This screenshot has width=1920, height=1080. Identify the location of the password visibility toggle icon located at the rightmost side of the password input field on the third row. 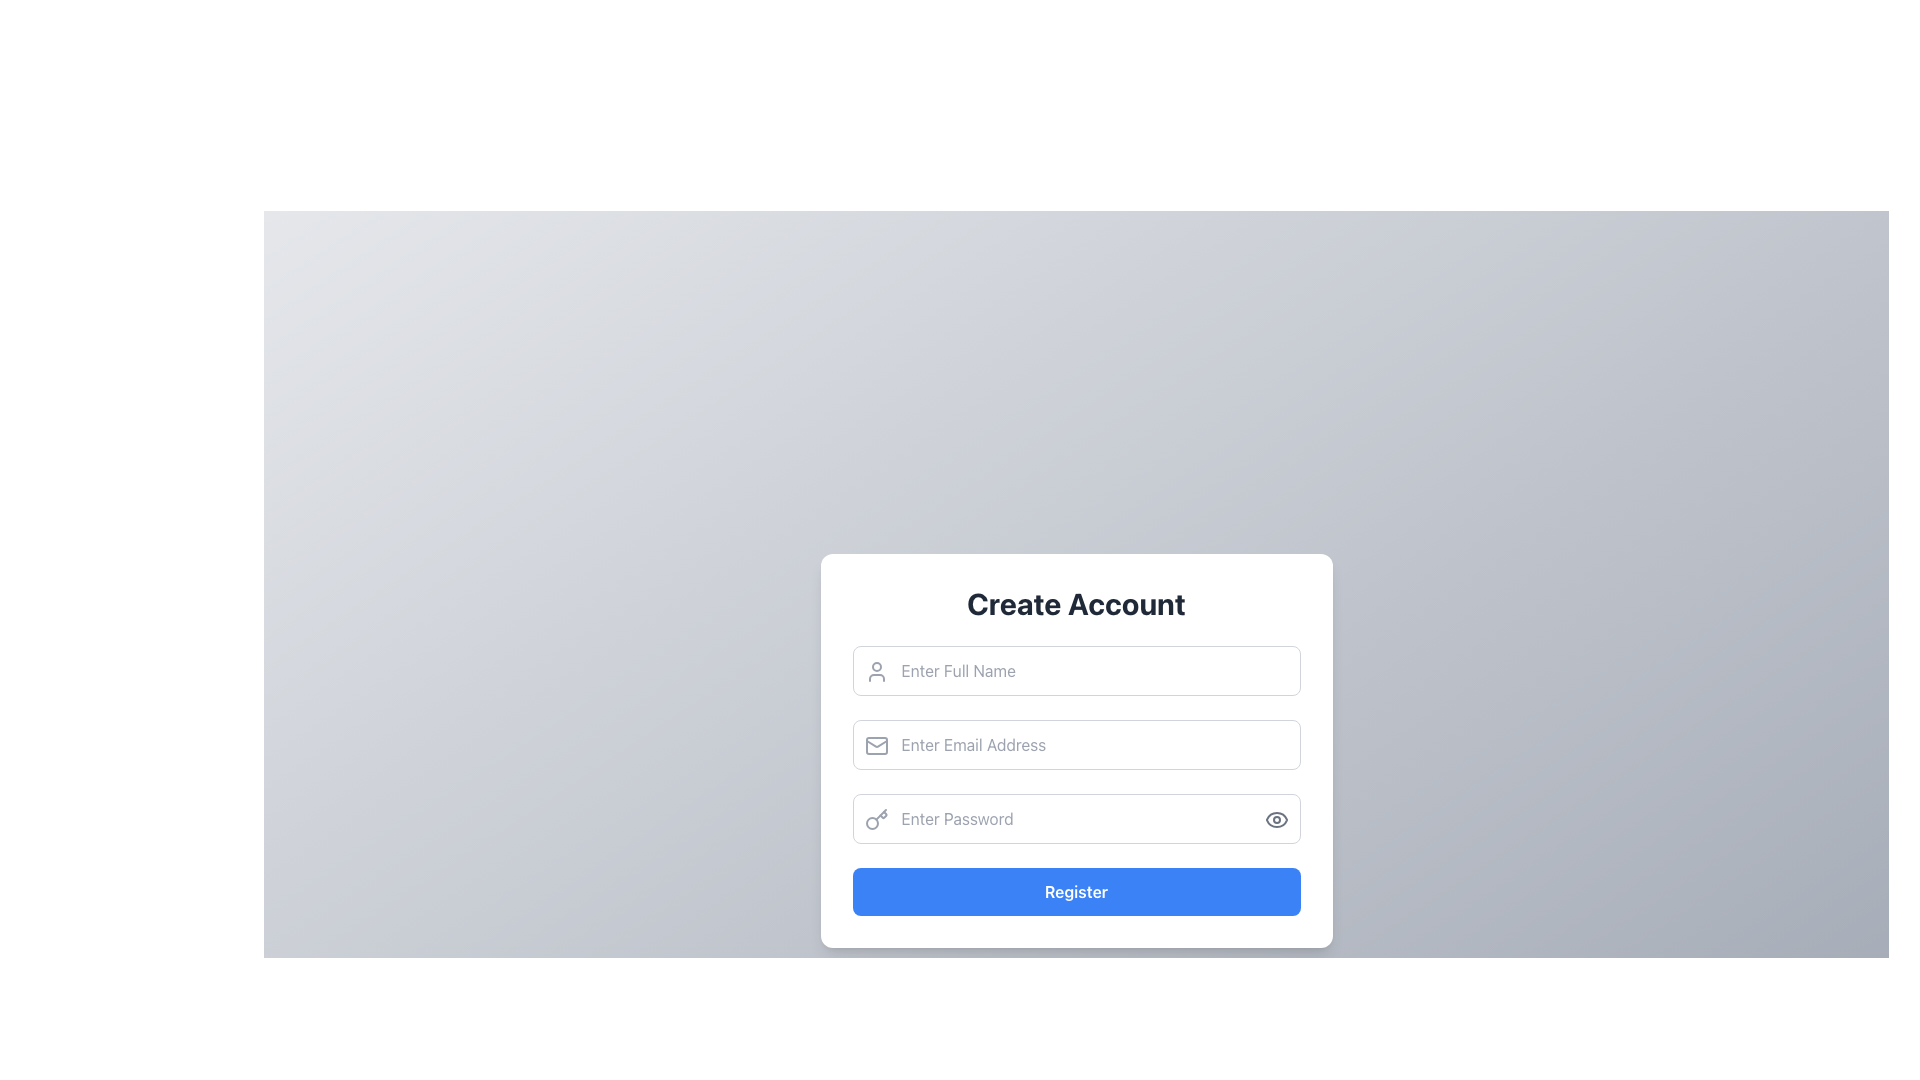
(1275, 820).